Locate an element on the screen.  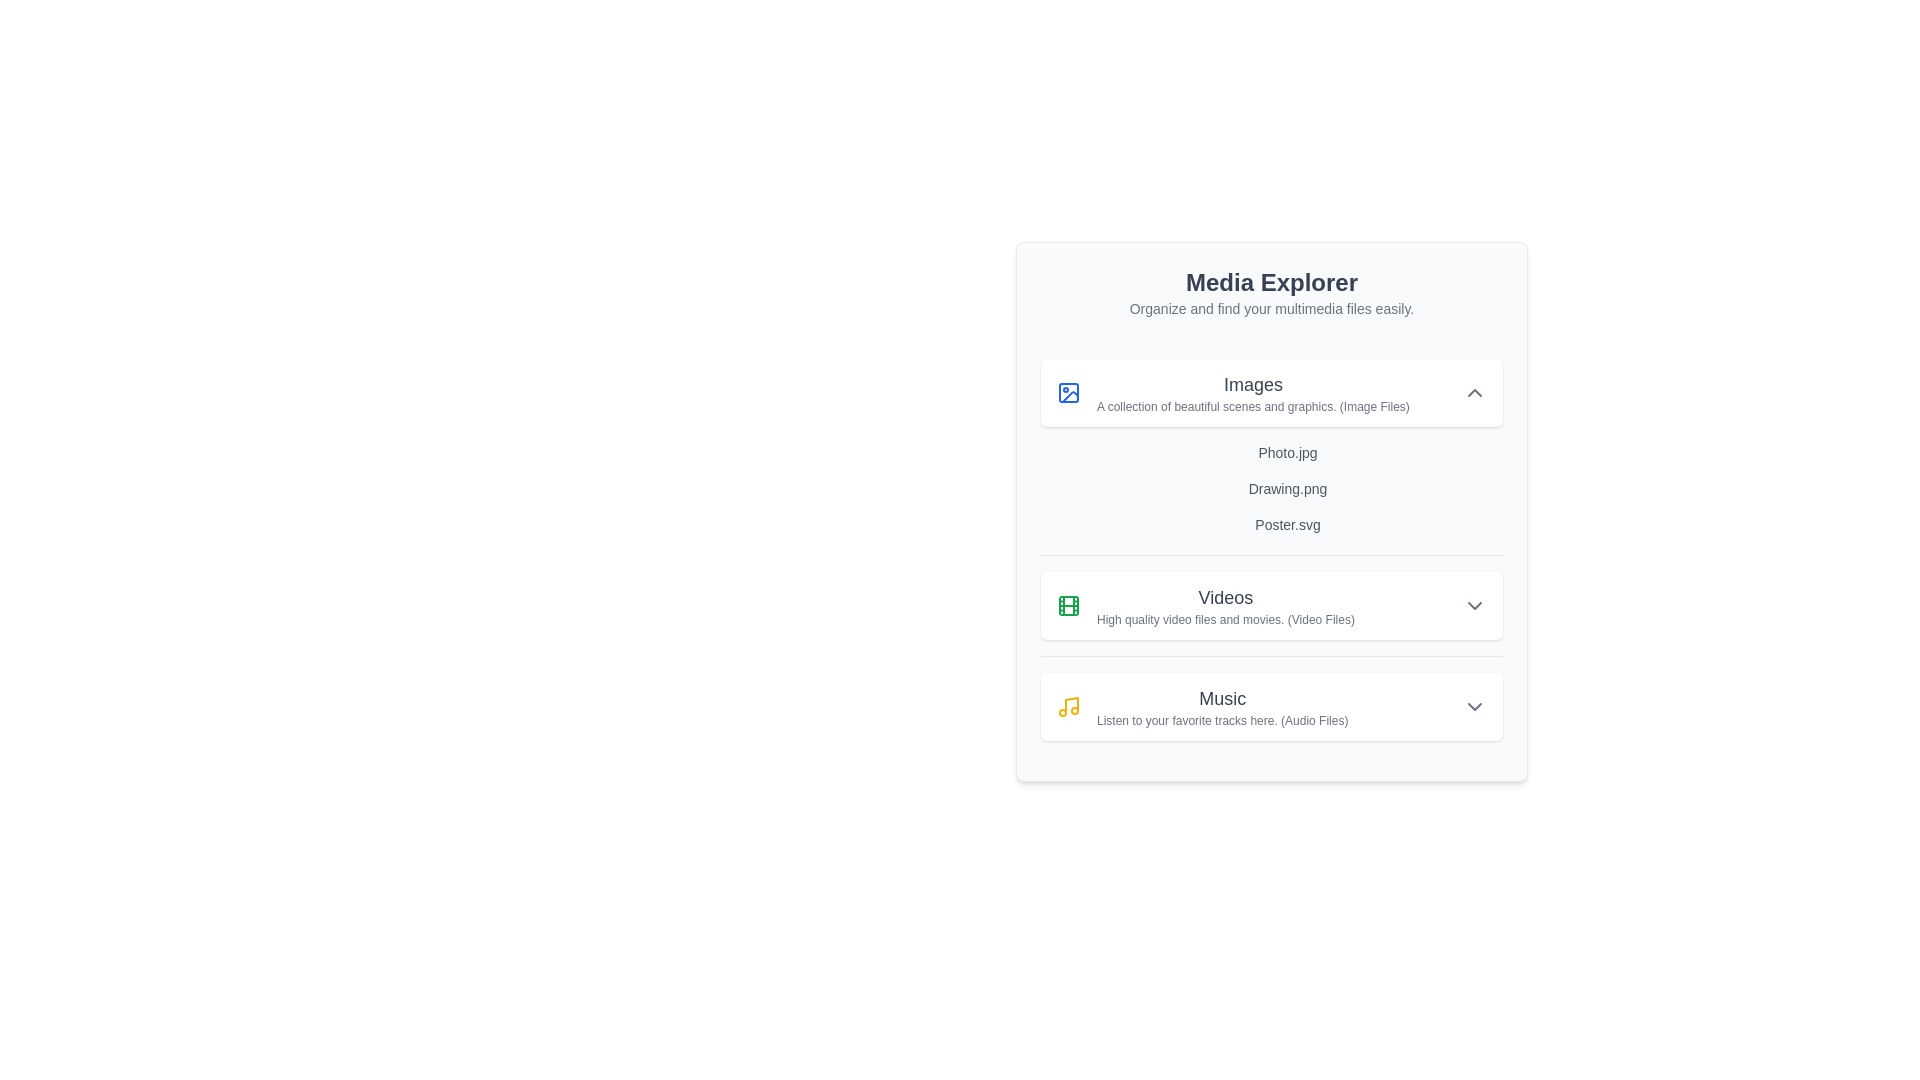
the 'Videos' icon, which is located to the left of the text 'Videos High quality video files and movies. (Video Files)' in the multimedia content section is located at coordinates (1068, 604).